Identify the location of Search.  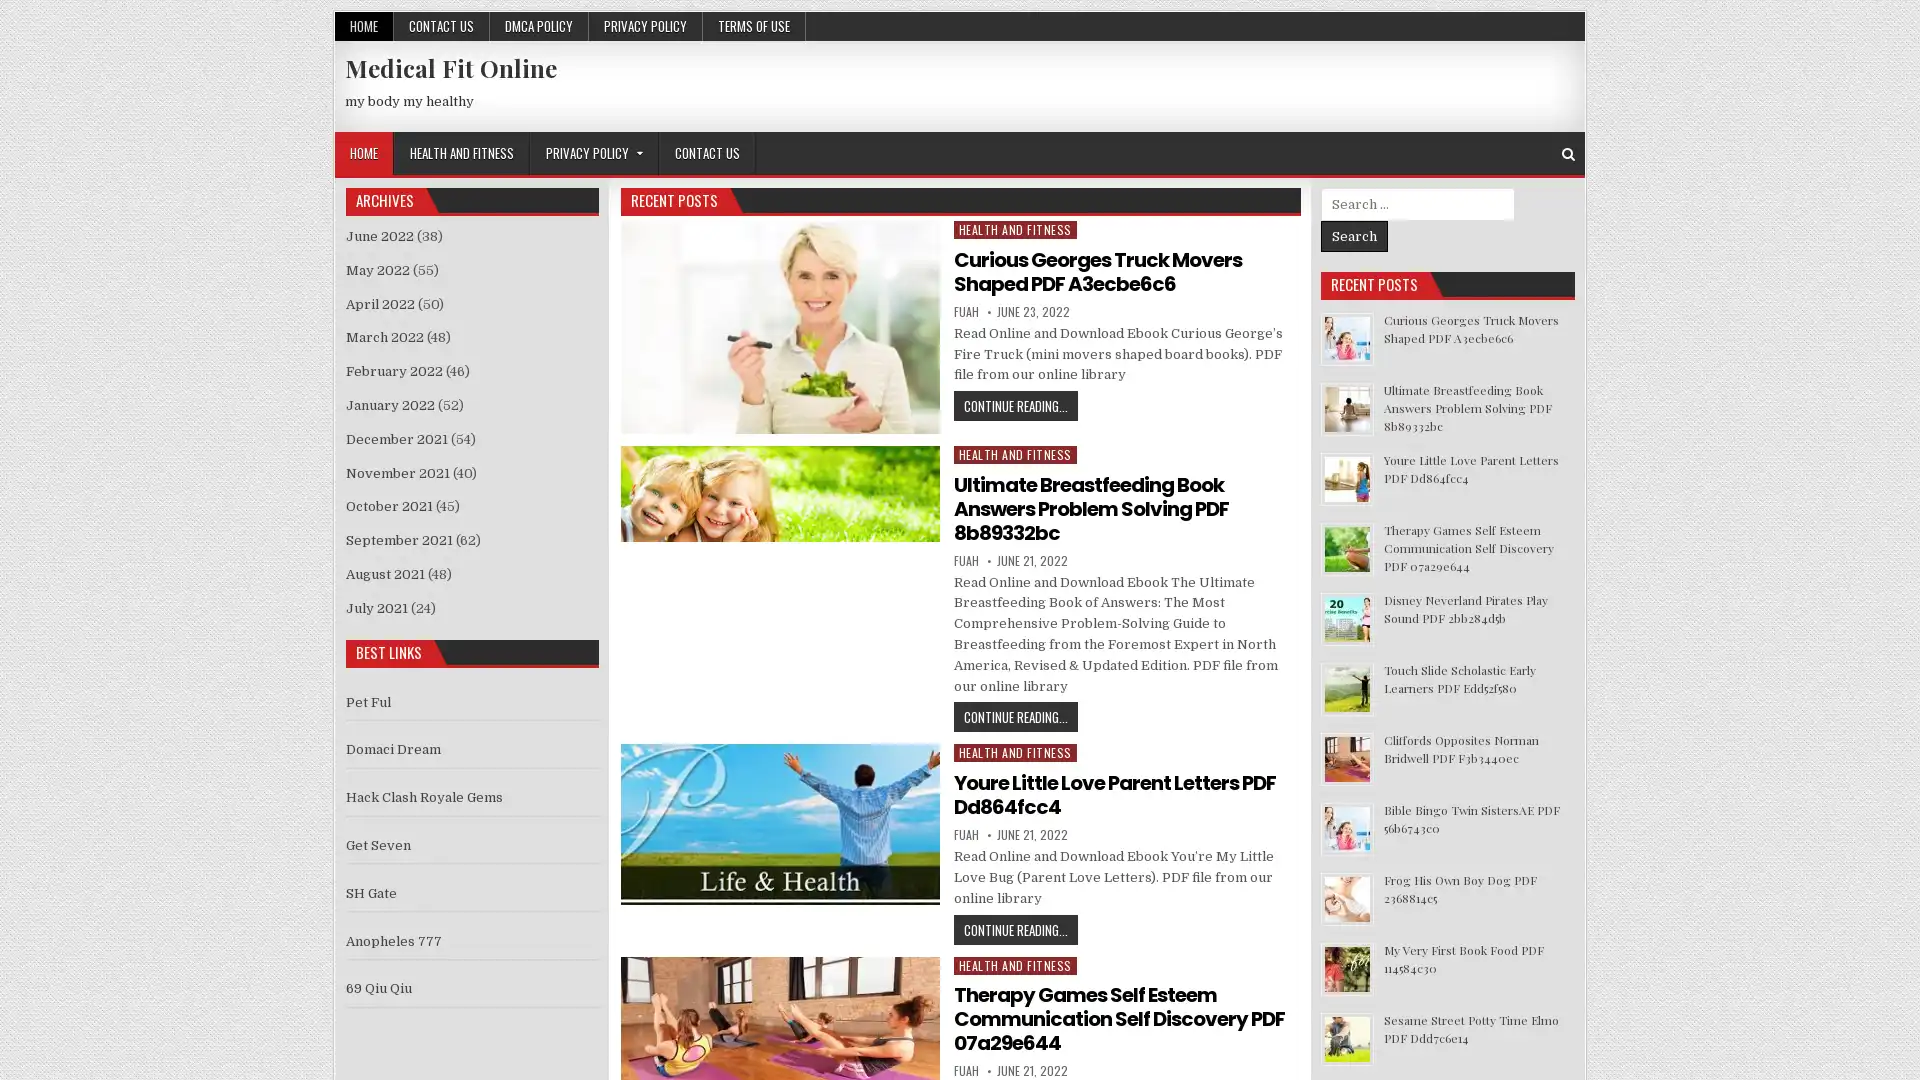
(1354, 235).